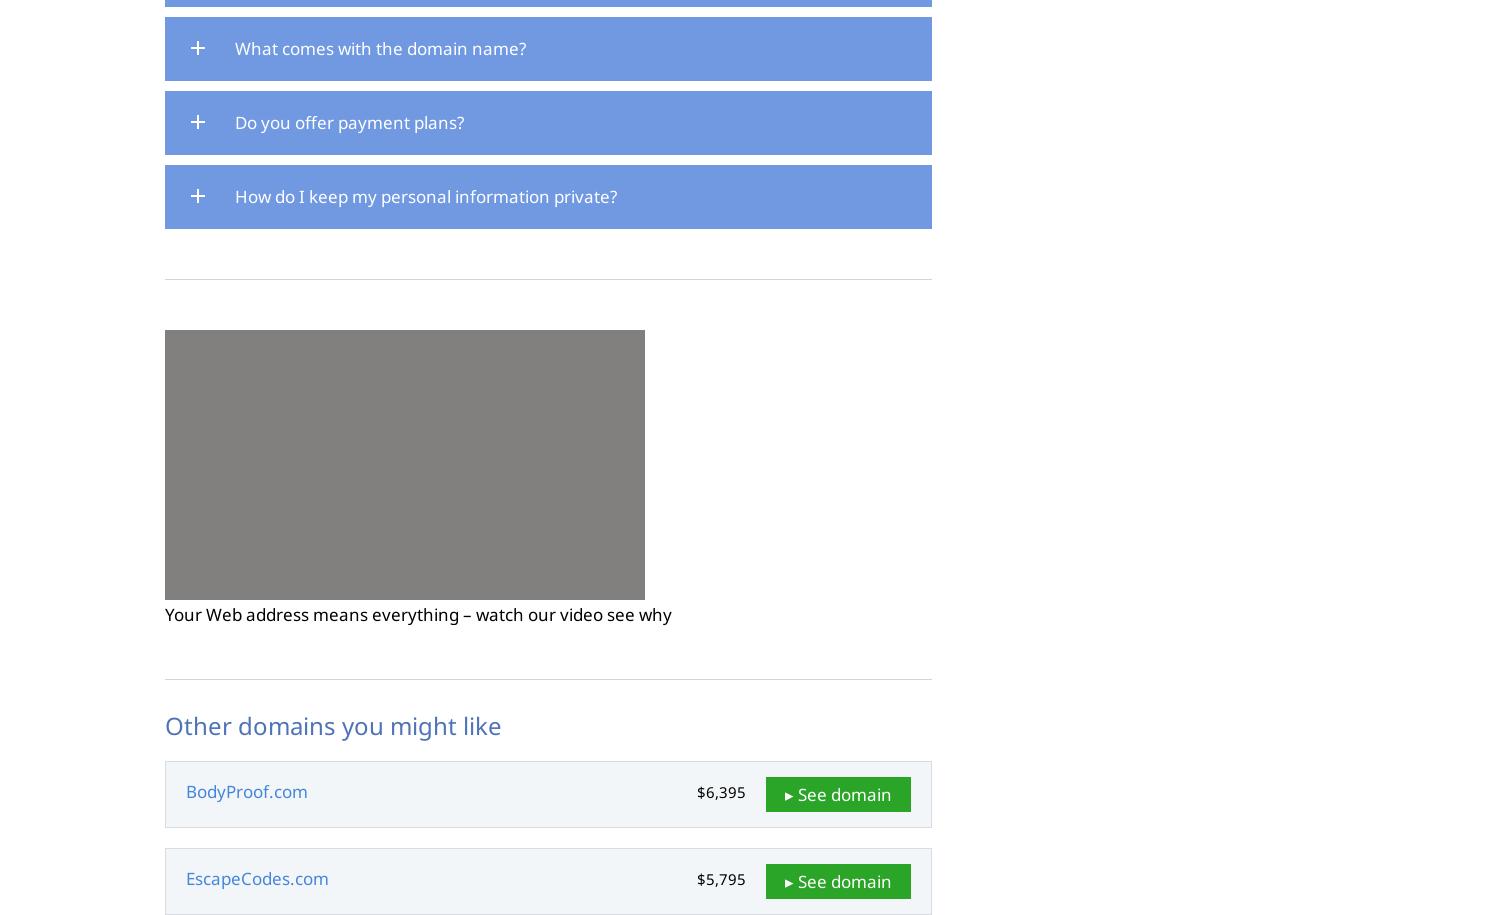 This screenshot has height=915, width=1500. Describe the element at coordinates (165, 725) in the screenshot. I see `'Other domains you might like'` at that location.